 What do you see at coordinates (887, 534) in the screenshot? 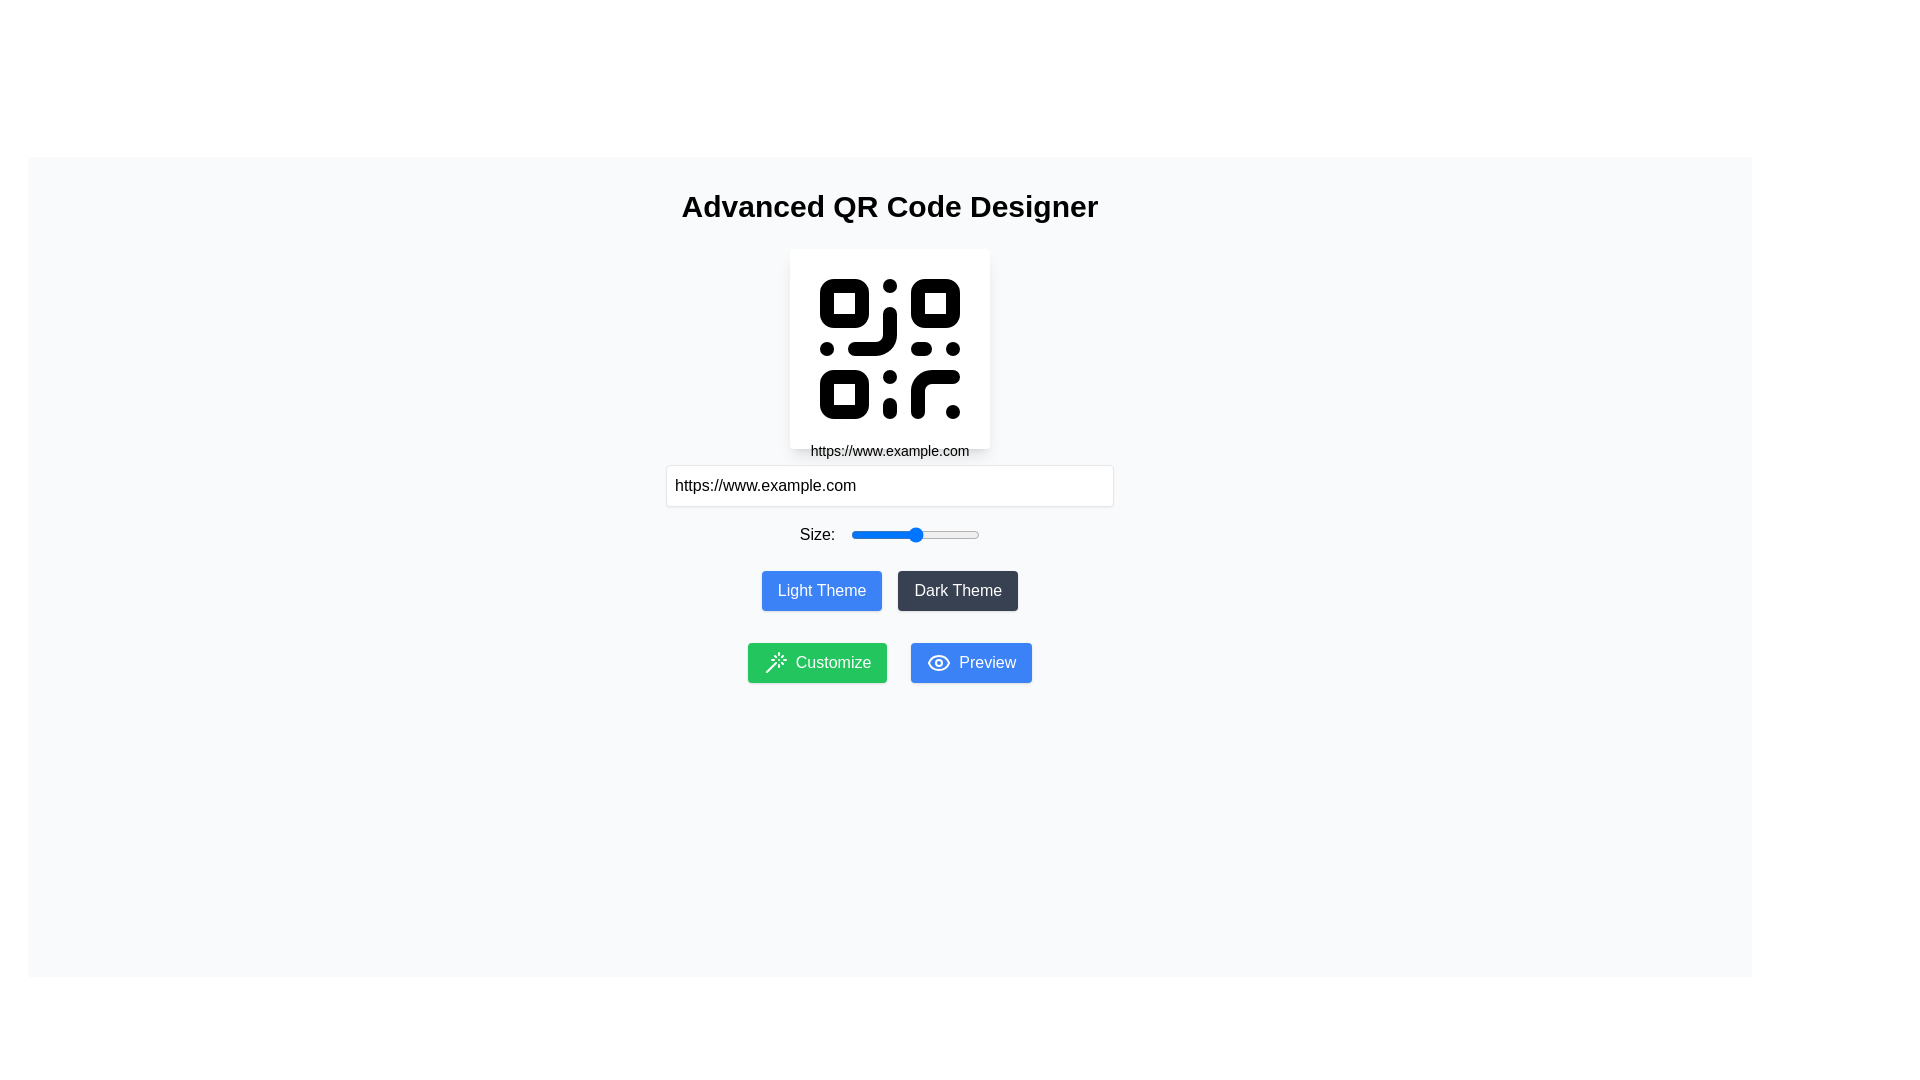
I see `the size` at bounding box center [887, 534].